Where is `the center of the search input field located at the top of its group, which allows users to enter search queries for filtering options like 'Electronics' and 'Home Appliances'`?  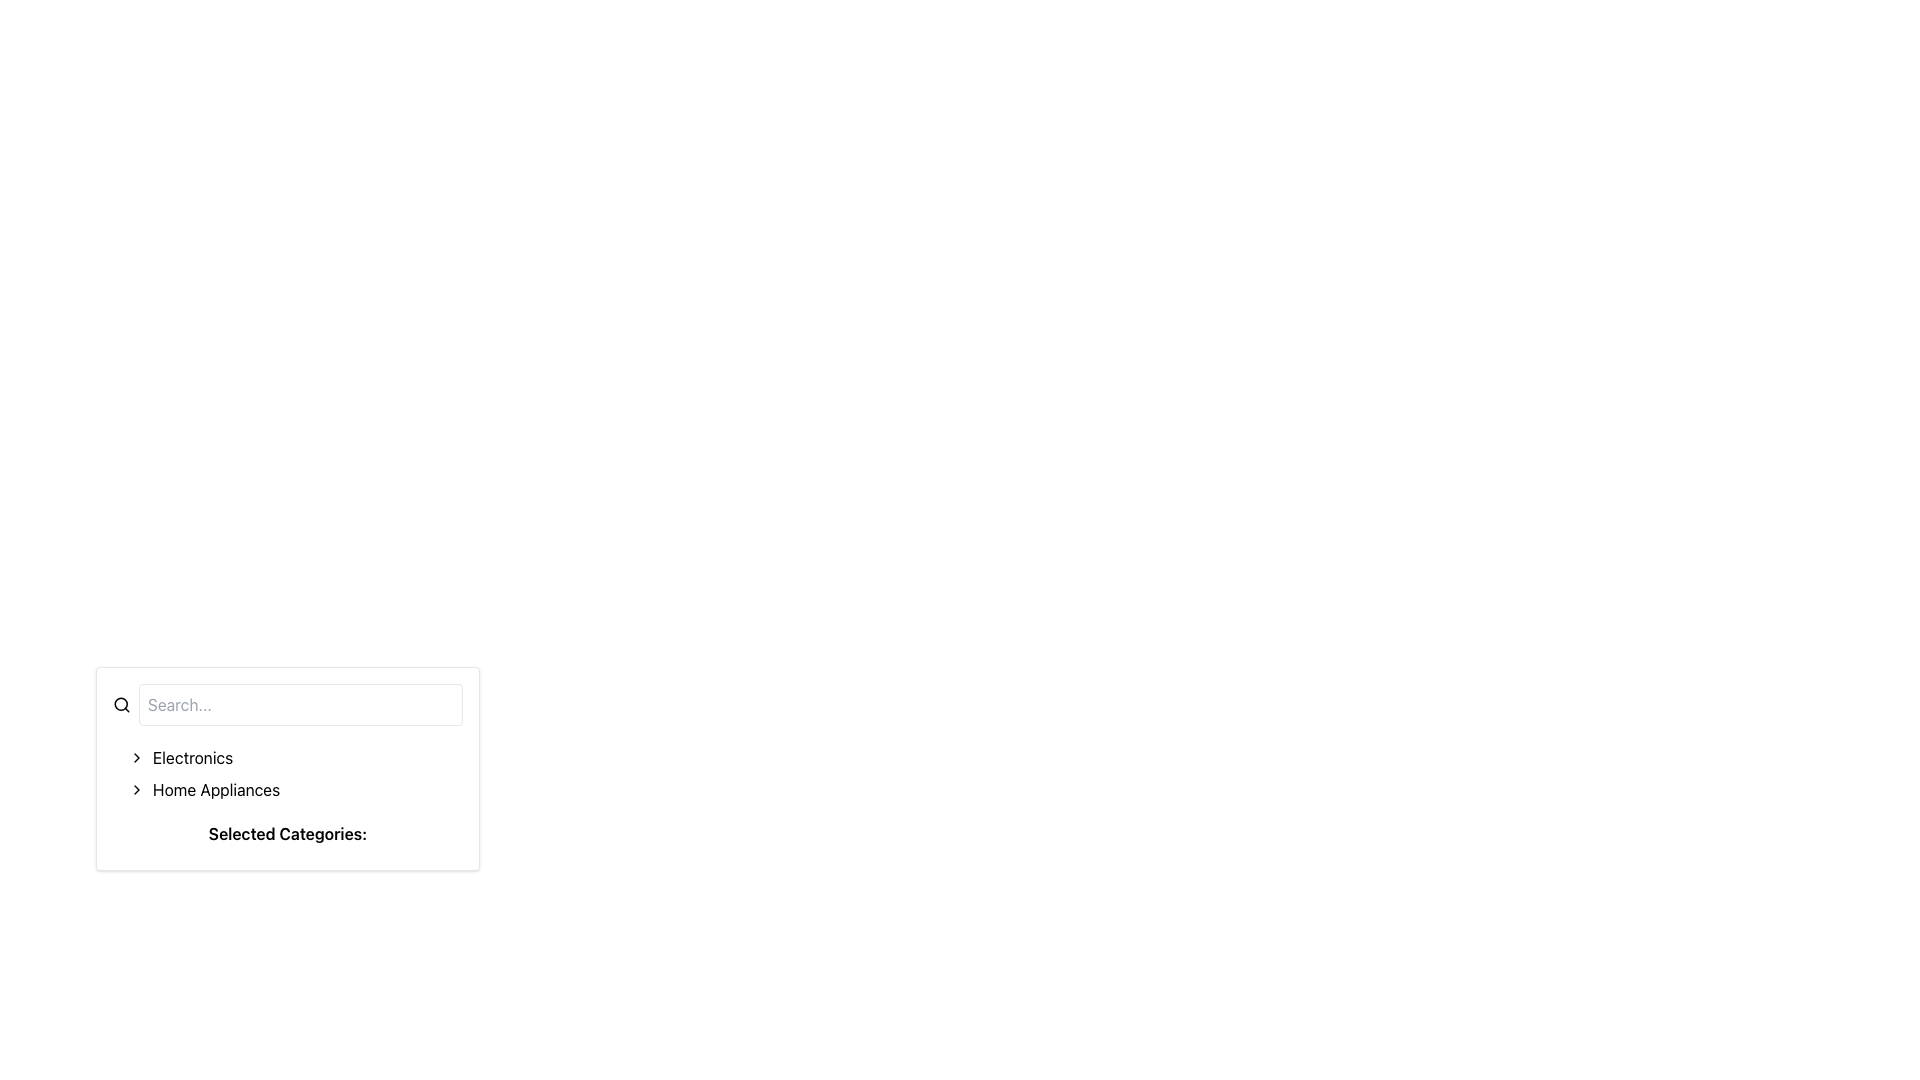
the center of the search input field located at the top of its group, which allows users to enter search queries for filtering options like 'Electronics' and 'Home Appliances' is located at coordinates (287, 704).